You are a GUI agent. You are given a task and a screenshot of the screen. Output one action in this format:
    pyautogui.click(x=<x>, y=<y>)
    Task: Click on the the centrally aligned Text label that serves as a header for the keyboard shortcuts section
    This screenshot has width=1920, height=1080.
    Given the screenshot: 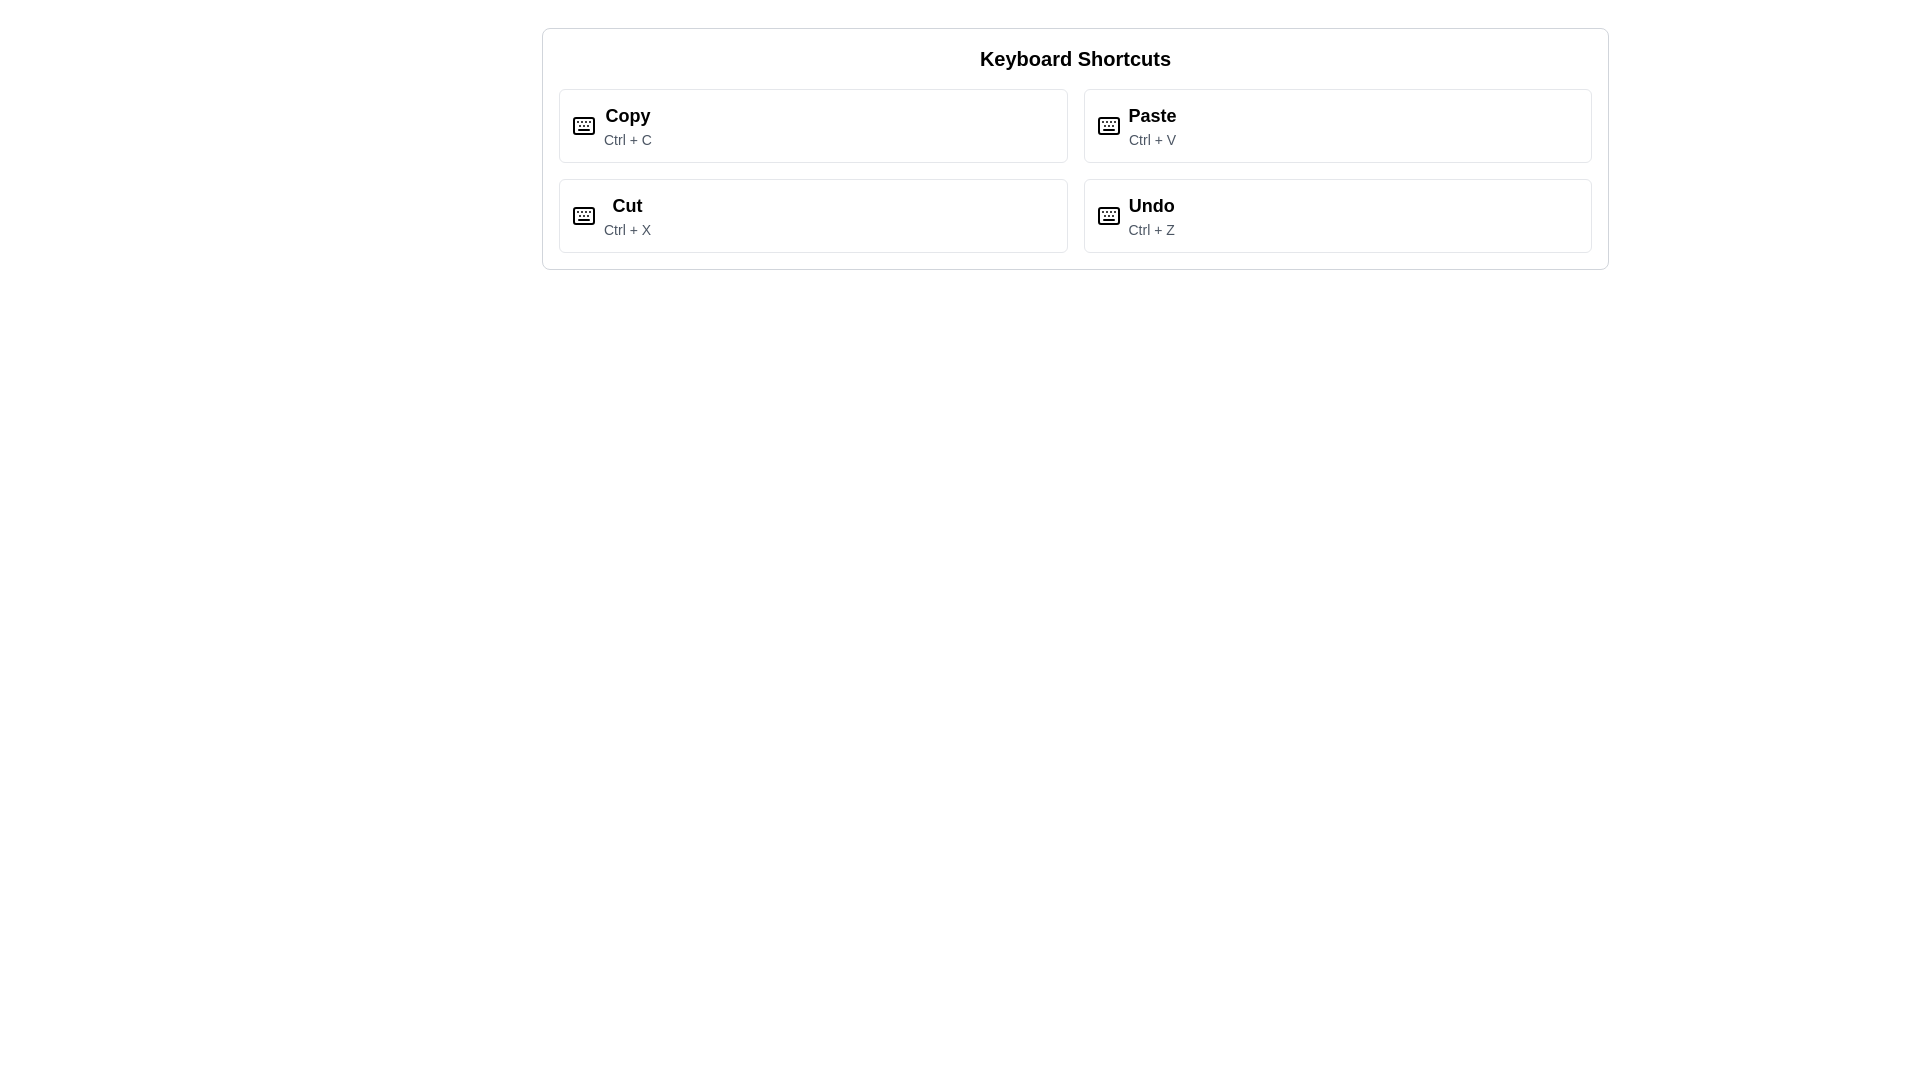 What is the action you would take?
    pyautogui.click(x=1074, y=57)
    